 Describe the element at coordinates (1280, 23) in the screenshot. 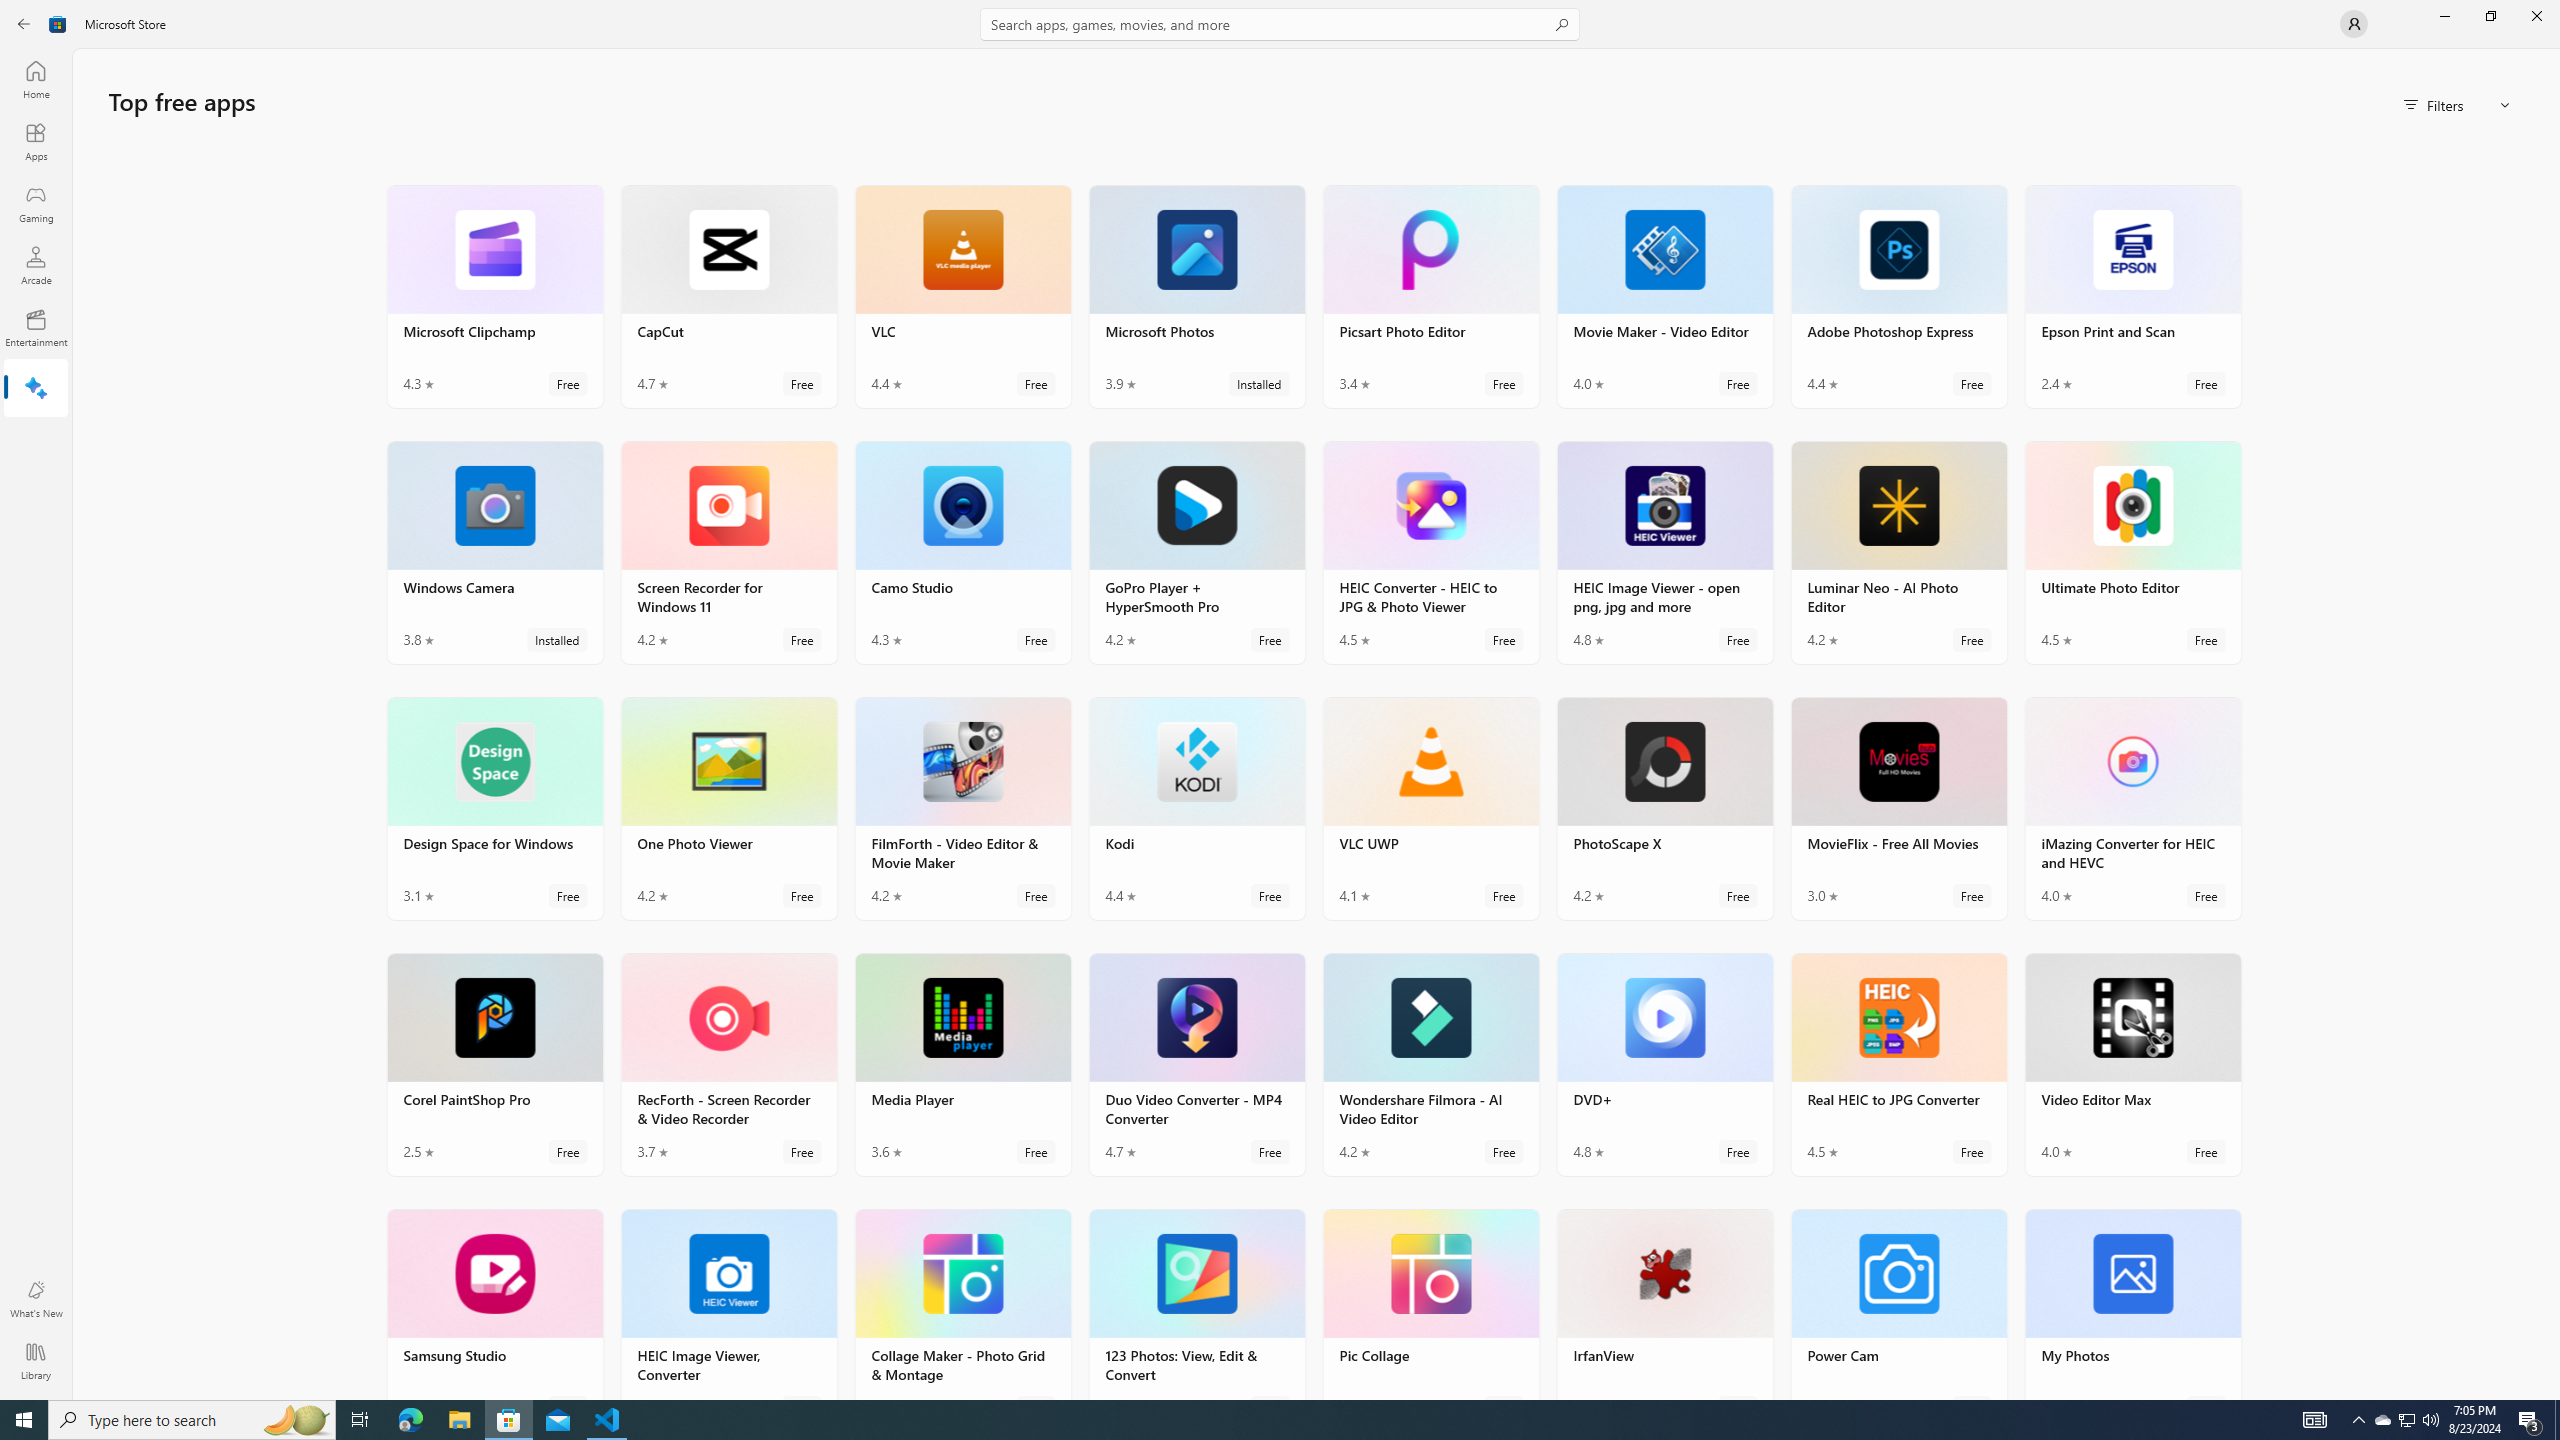

I see `'Search'` at that location.